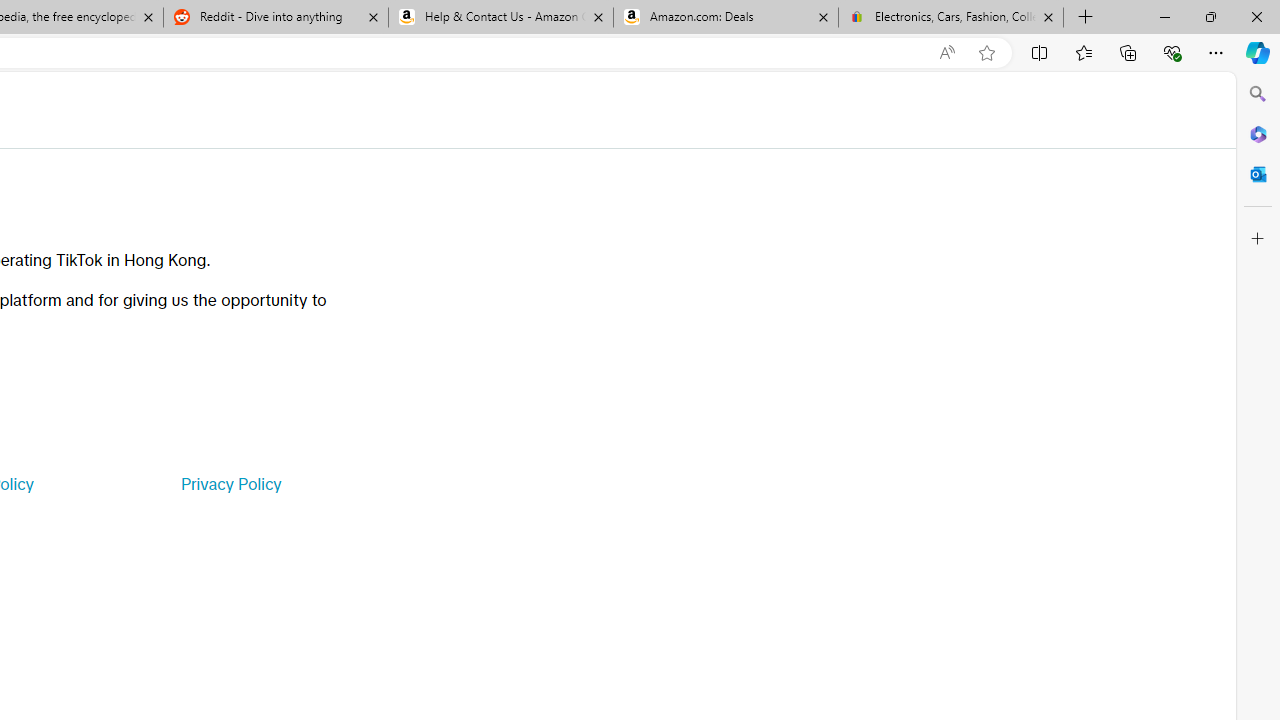  What do you see at coordinates (1257, 173) in the screenshot?
I see `'Close Outlook pane'` at bounding box center [1257, 173].